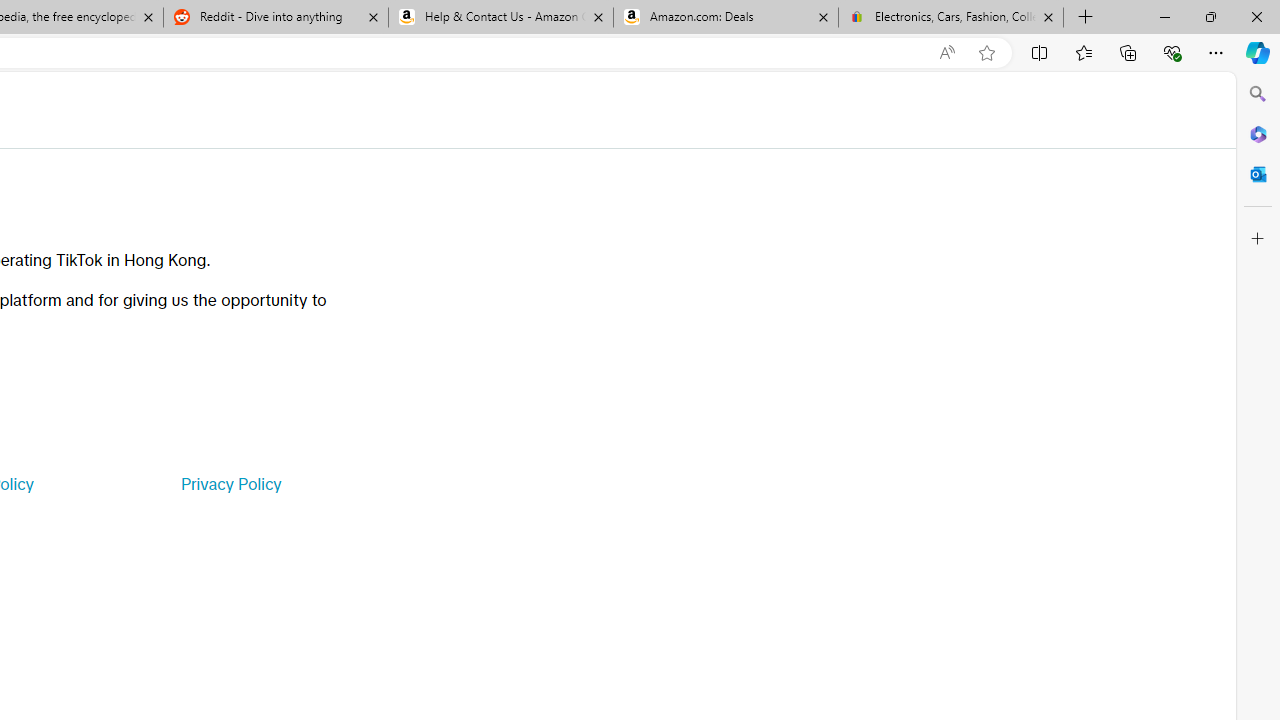  What do you see at coordinates (1257, 173) in the screenshot?
I see `'Close Outlook pane'` at bounding box center [1257, 173].